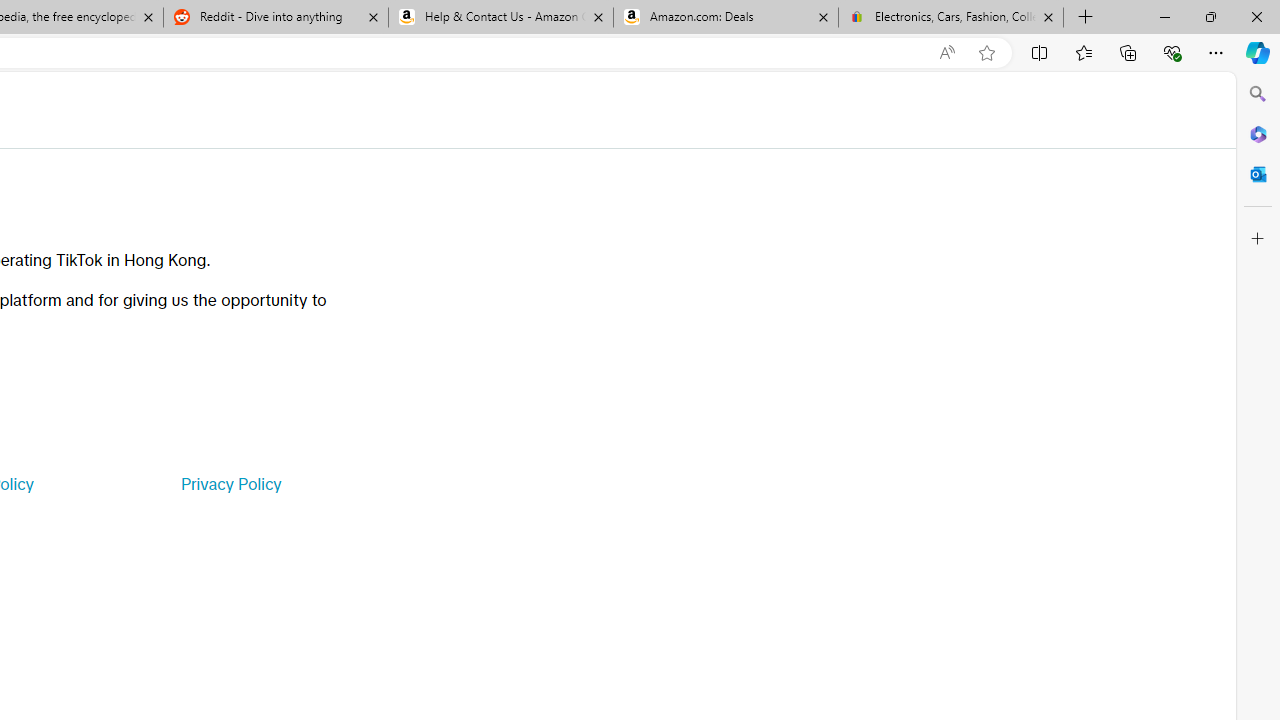  What do you see at coordinates (1257, 173) in the screenshot?
I see `'Close Outlook pane'` at bounding box center [1257, 173].